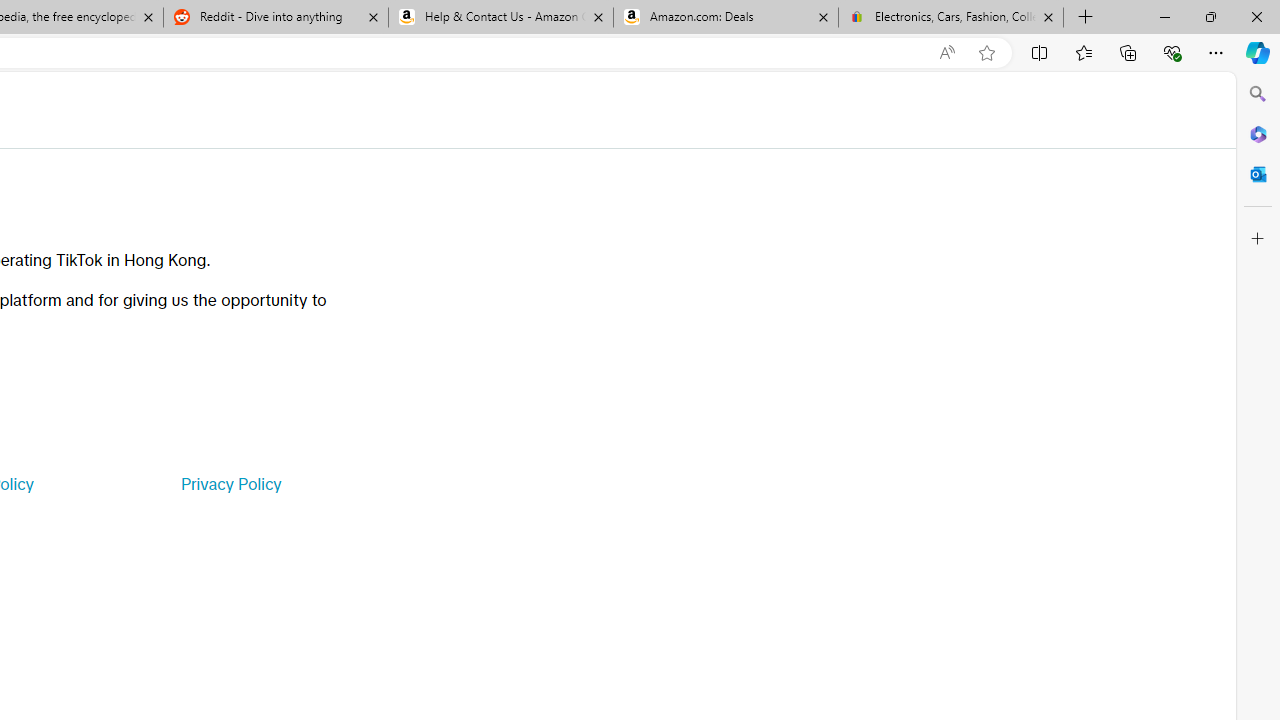  What do you see at coordinates (1257, 173) in the screenshot?
I see `'Close Outlook pane'` at bounding box center [1257, 173].